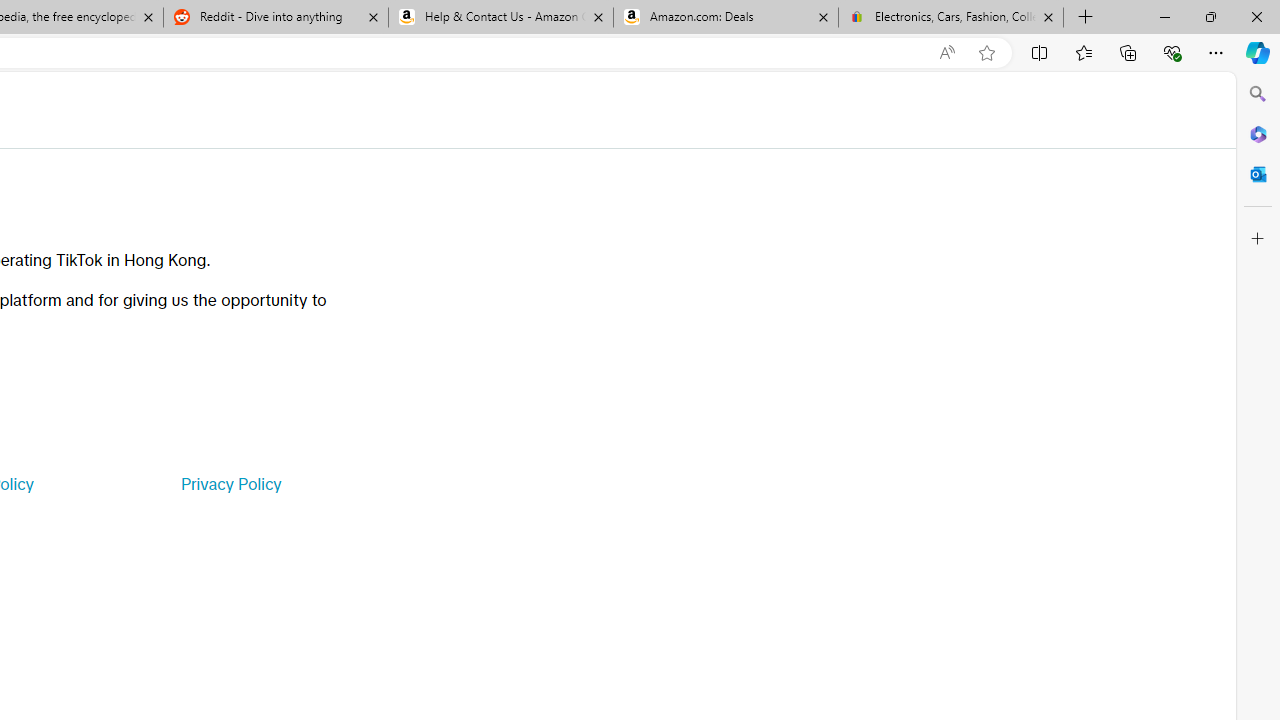  What do you see at coordinates (1257, 173) in the screenshot?
I see `'Close Outlook pane'` at bounding box center [1257, 173].